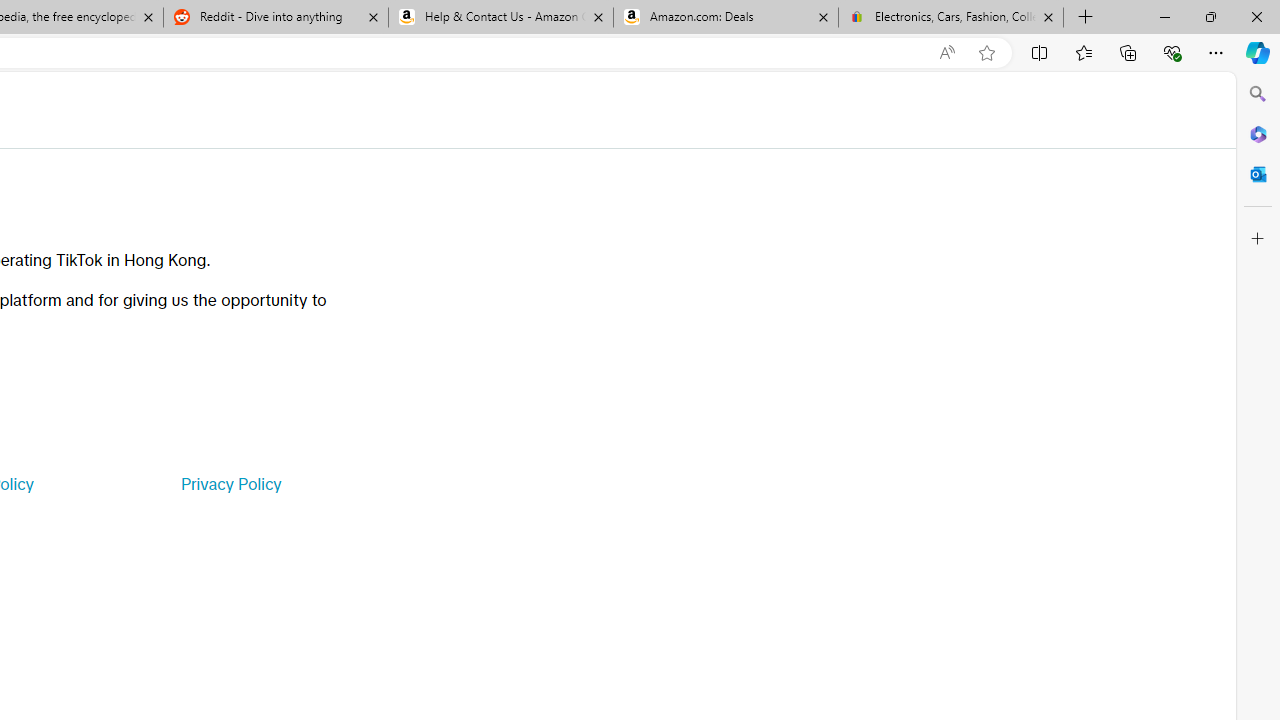  What do you see at coordinates (1257, 173) in the screenshot?
I see `'Close Outlook pane'` at bounding box center [1257, 173].